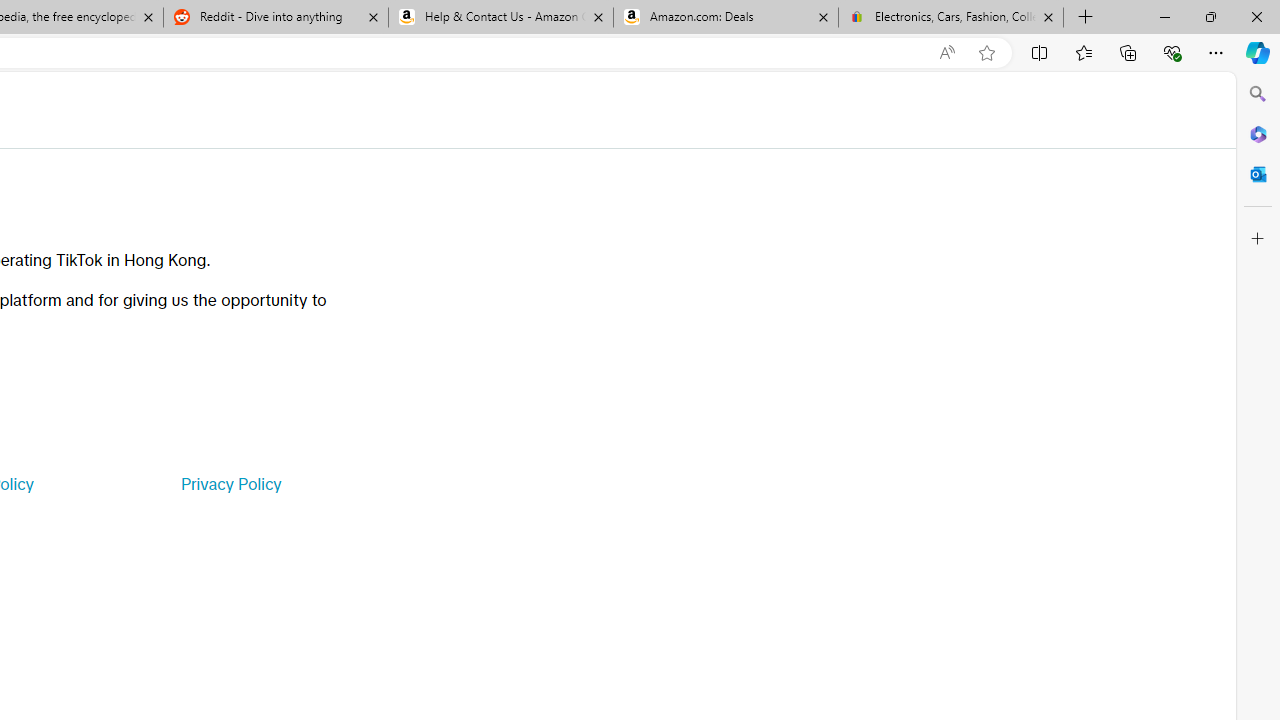  What do you see at coordinates (1257, 173) in the screenshot?
I see `'Close Outlook pane'` at bounding box center [1257, 173].